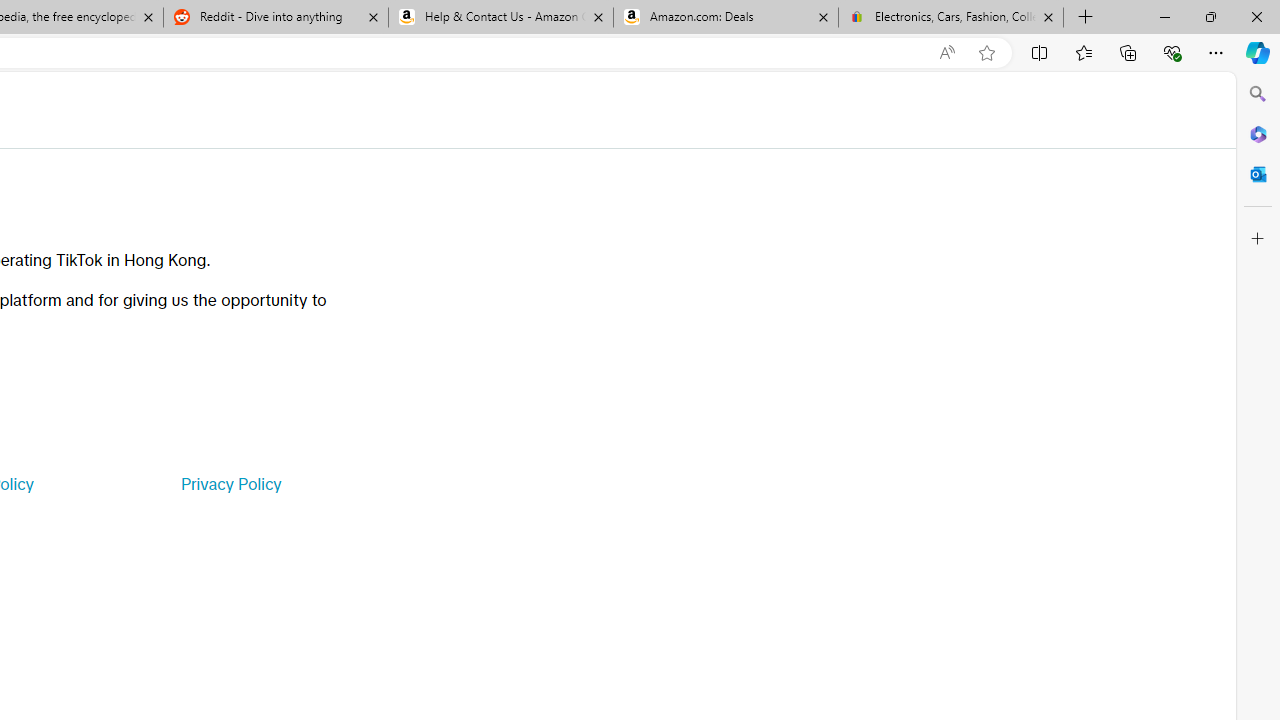  What do you see at coordinates (1257, 173) in the screenshot?
I see `'Close Outlook pane'` at bounding box center [1257, 173].